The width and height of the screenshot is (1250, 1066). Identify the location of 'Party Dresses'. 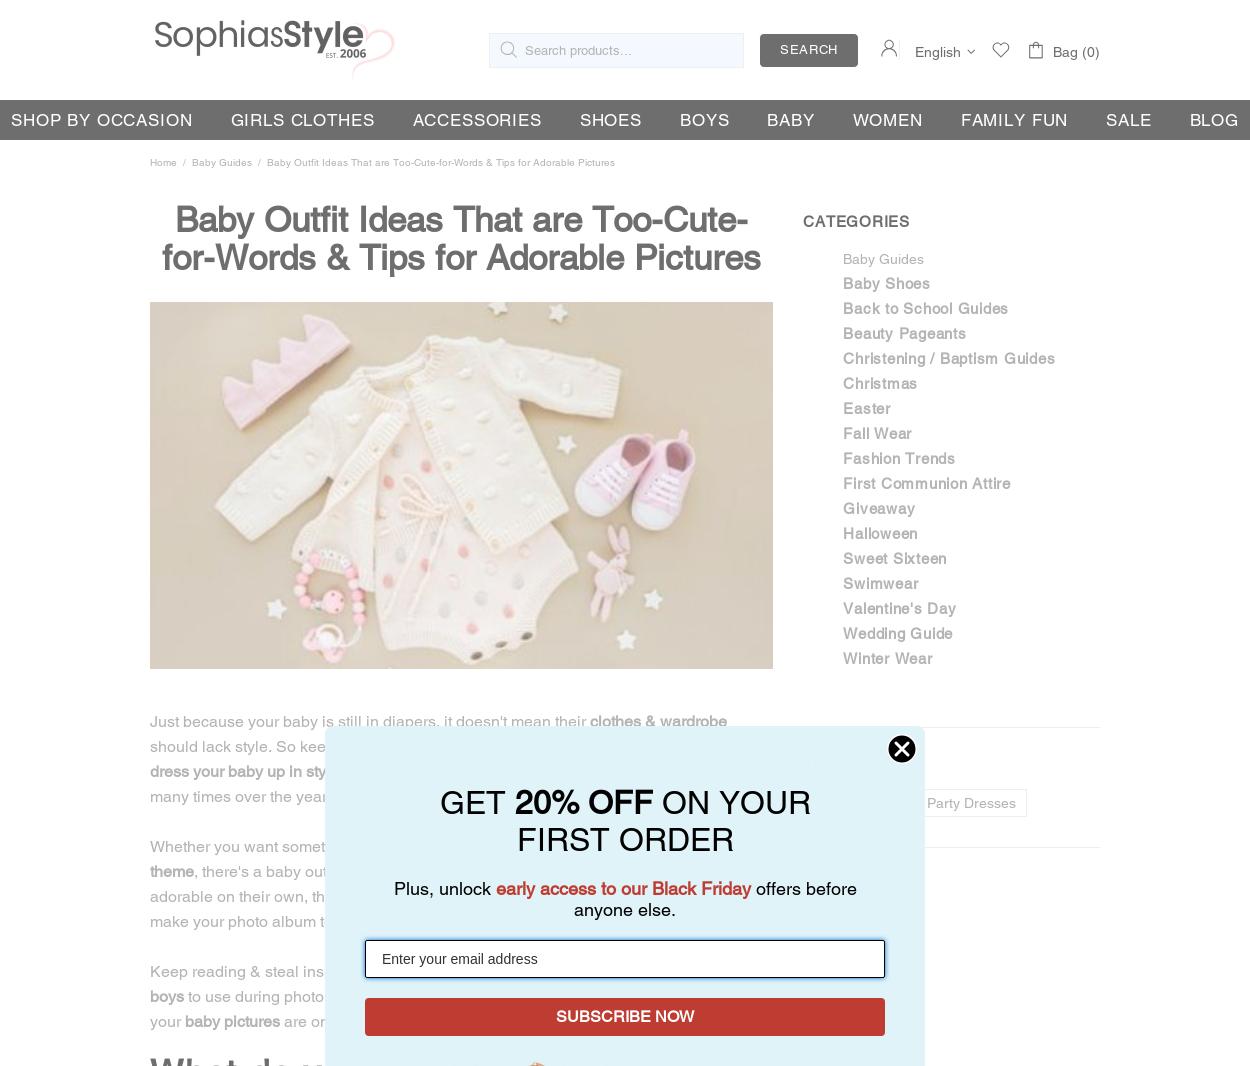
(970, 803).